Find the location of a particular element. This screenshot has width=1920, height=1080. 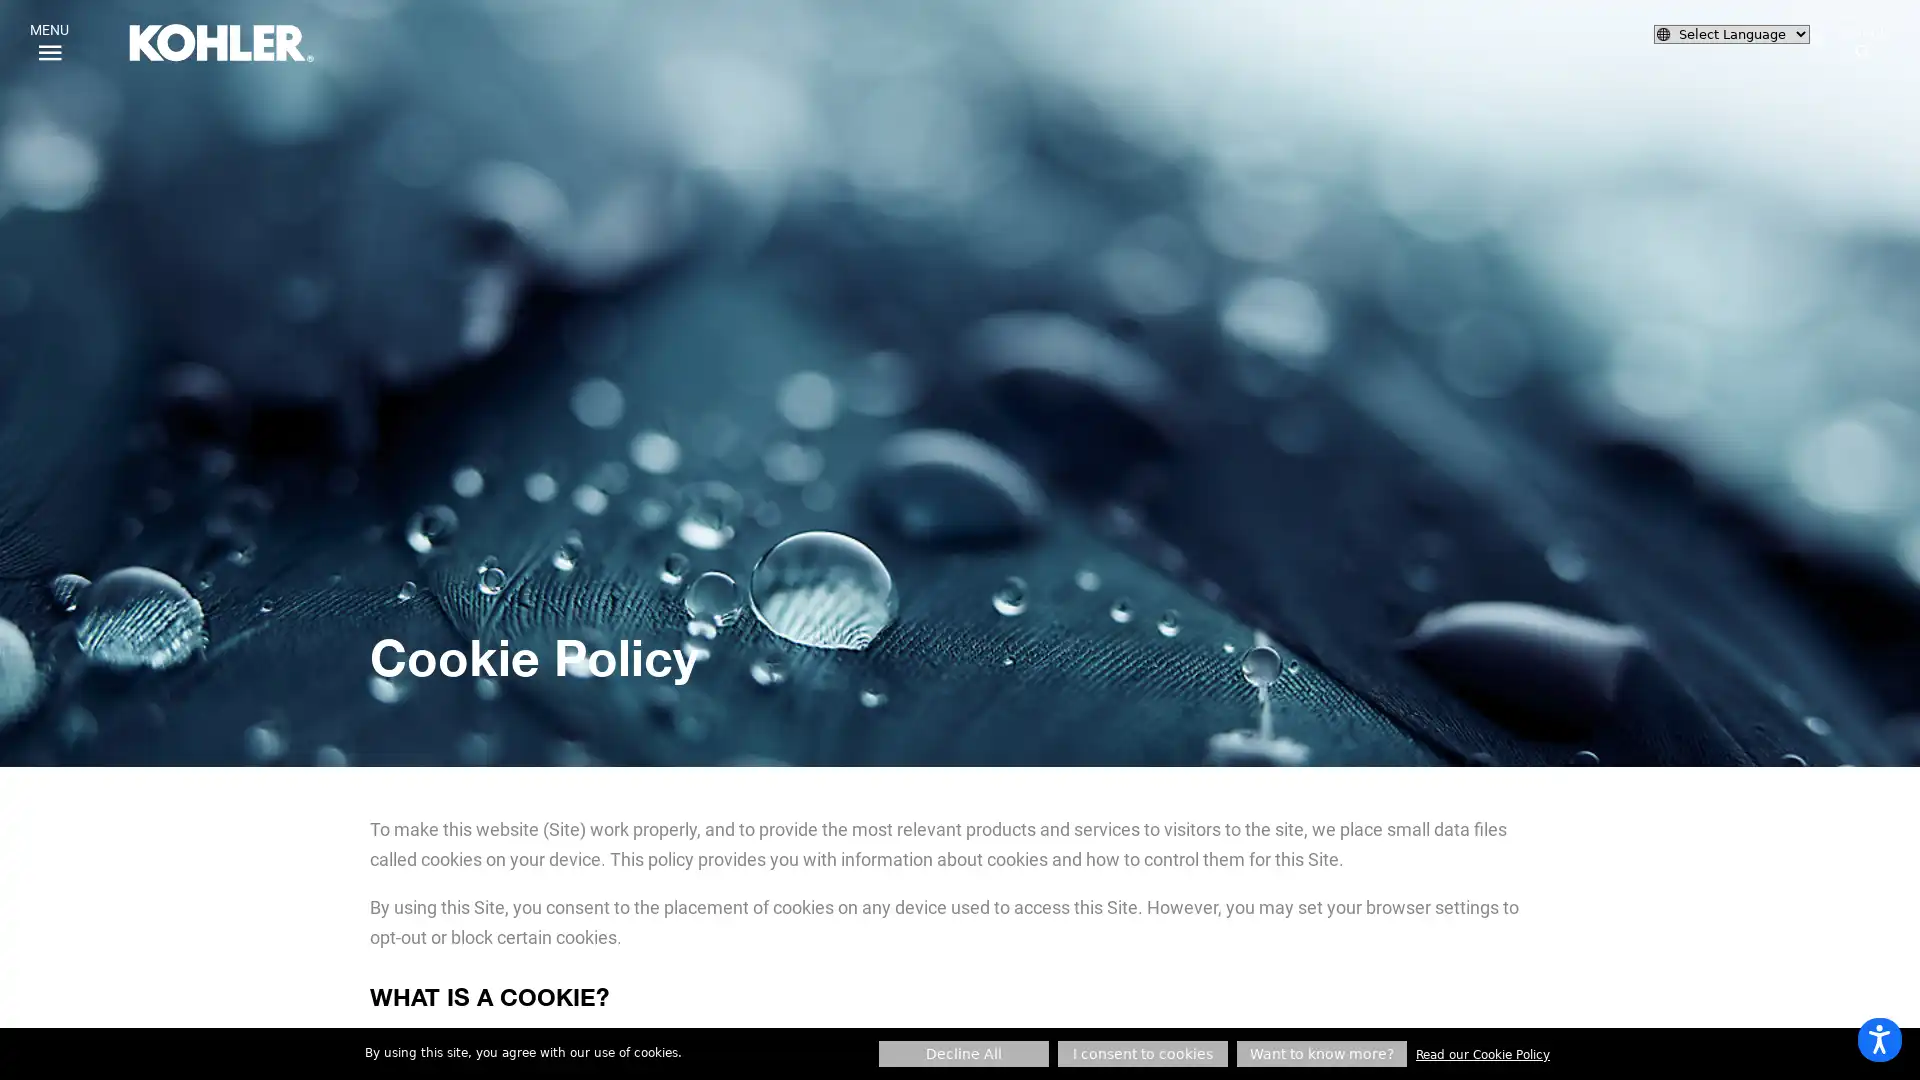

SEARCH is located at coordinates (1862, 42).